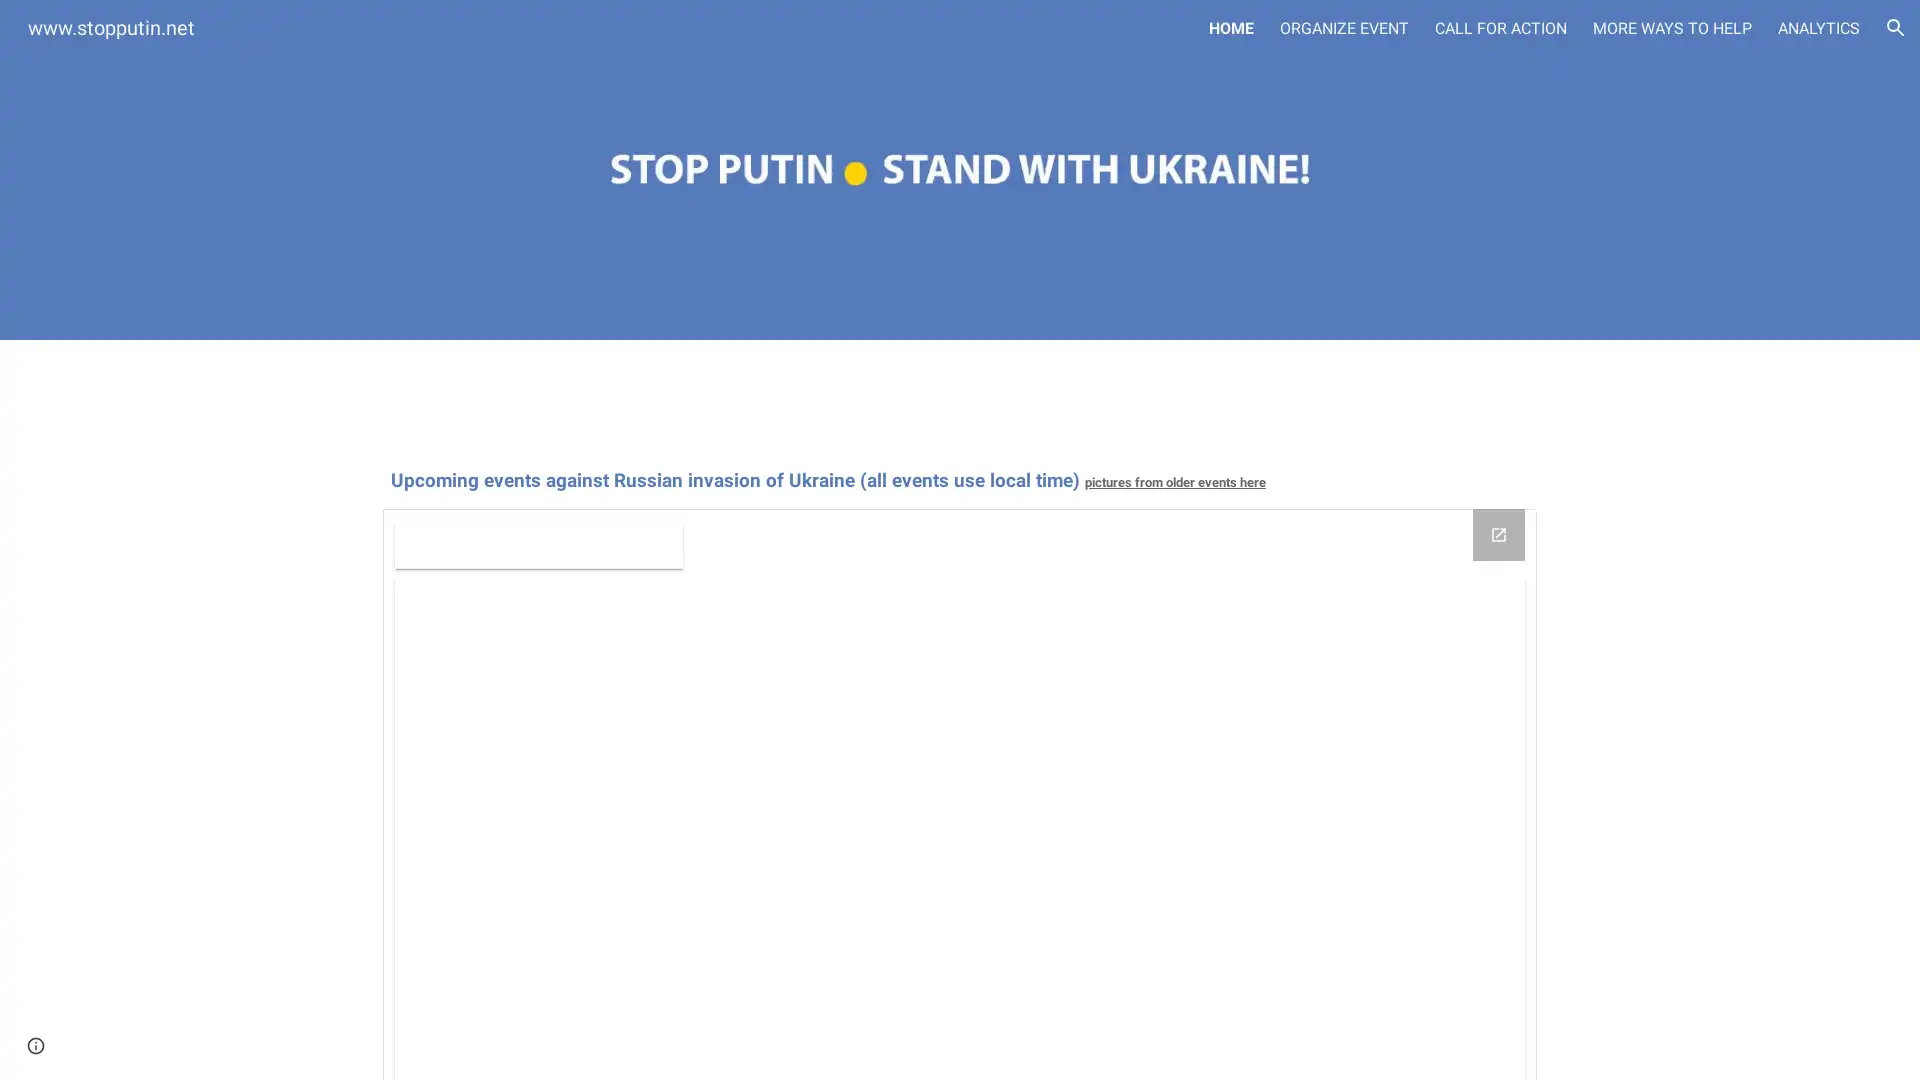 The width and height of the screenshot is (1920, 1080). What do you see at coordinates (240, 1044) in the screenshot?
I see `Report abuse` at bounding box center [240, 1044].